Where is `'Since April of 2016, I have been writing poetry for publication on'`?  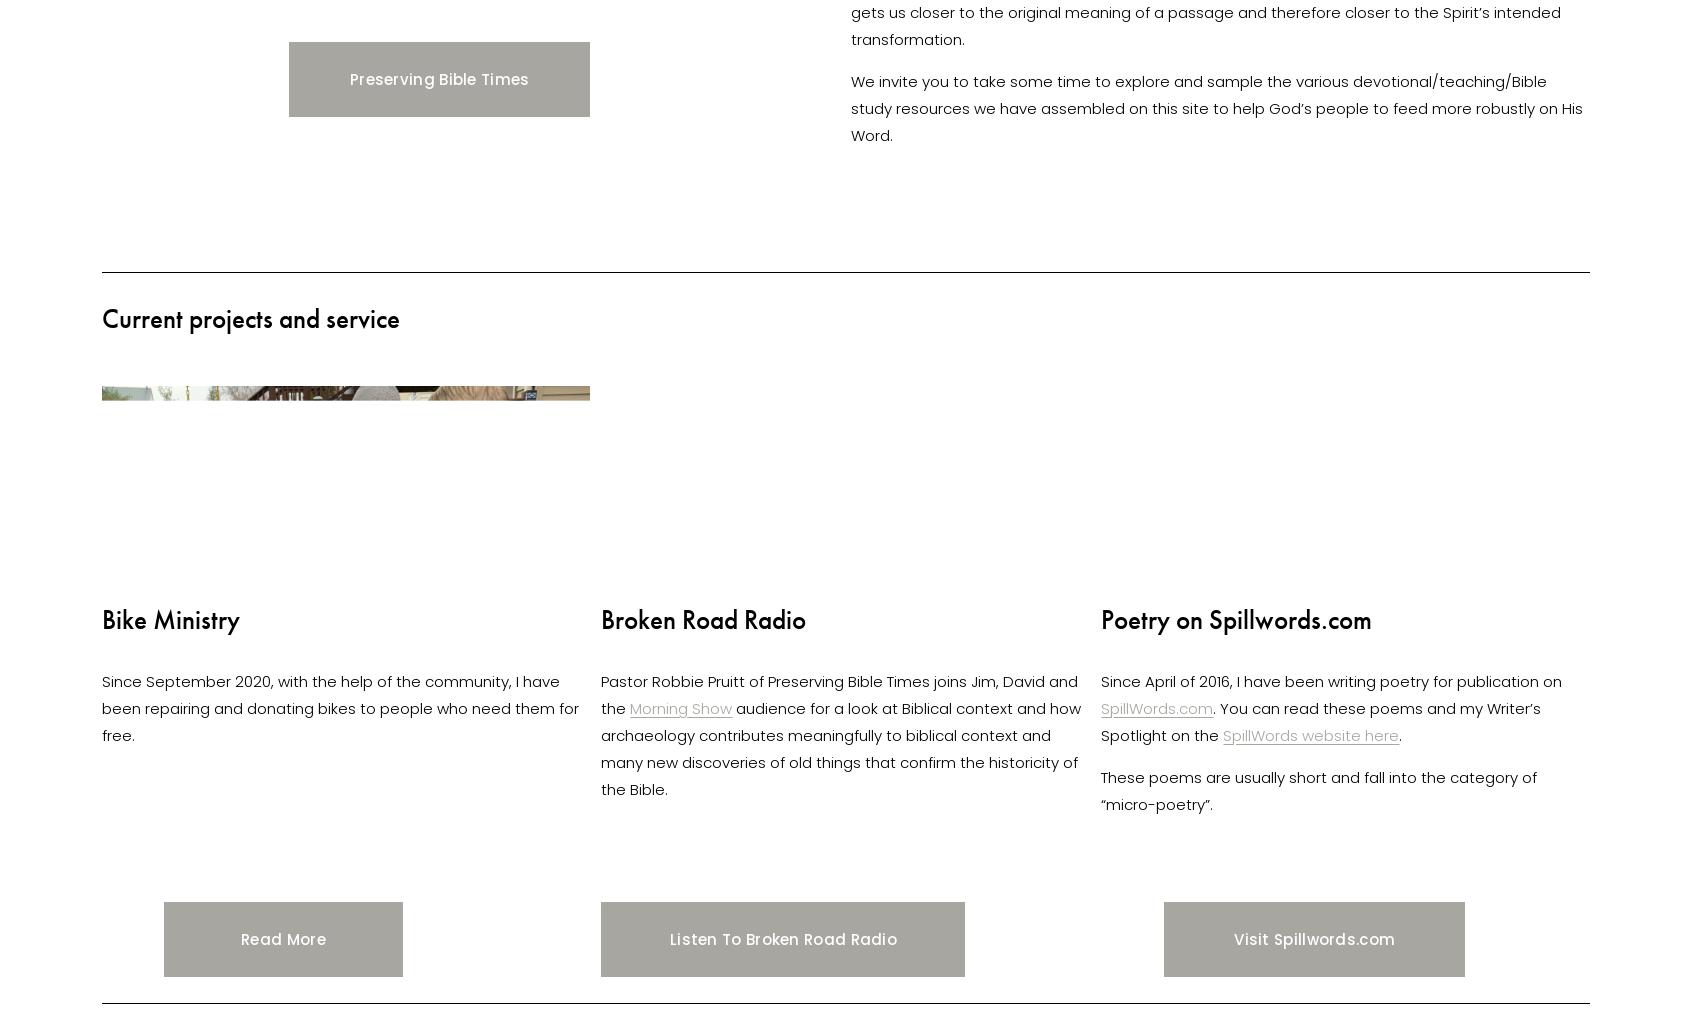 'Since April of 2016, I have been writing poetry for publication on' is located at coordinates (1332, 680).